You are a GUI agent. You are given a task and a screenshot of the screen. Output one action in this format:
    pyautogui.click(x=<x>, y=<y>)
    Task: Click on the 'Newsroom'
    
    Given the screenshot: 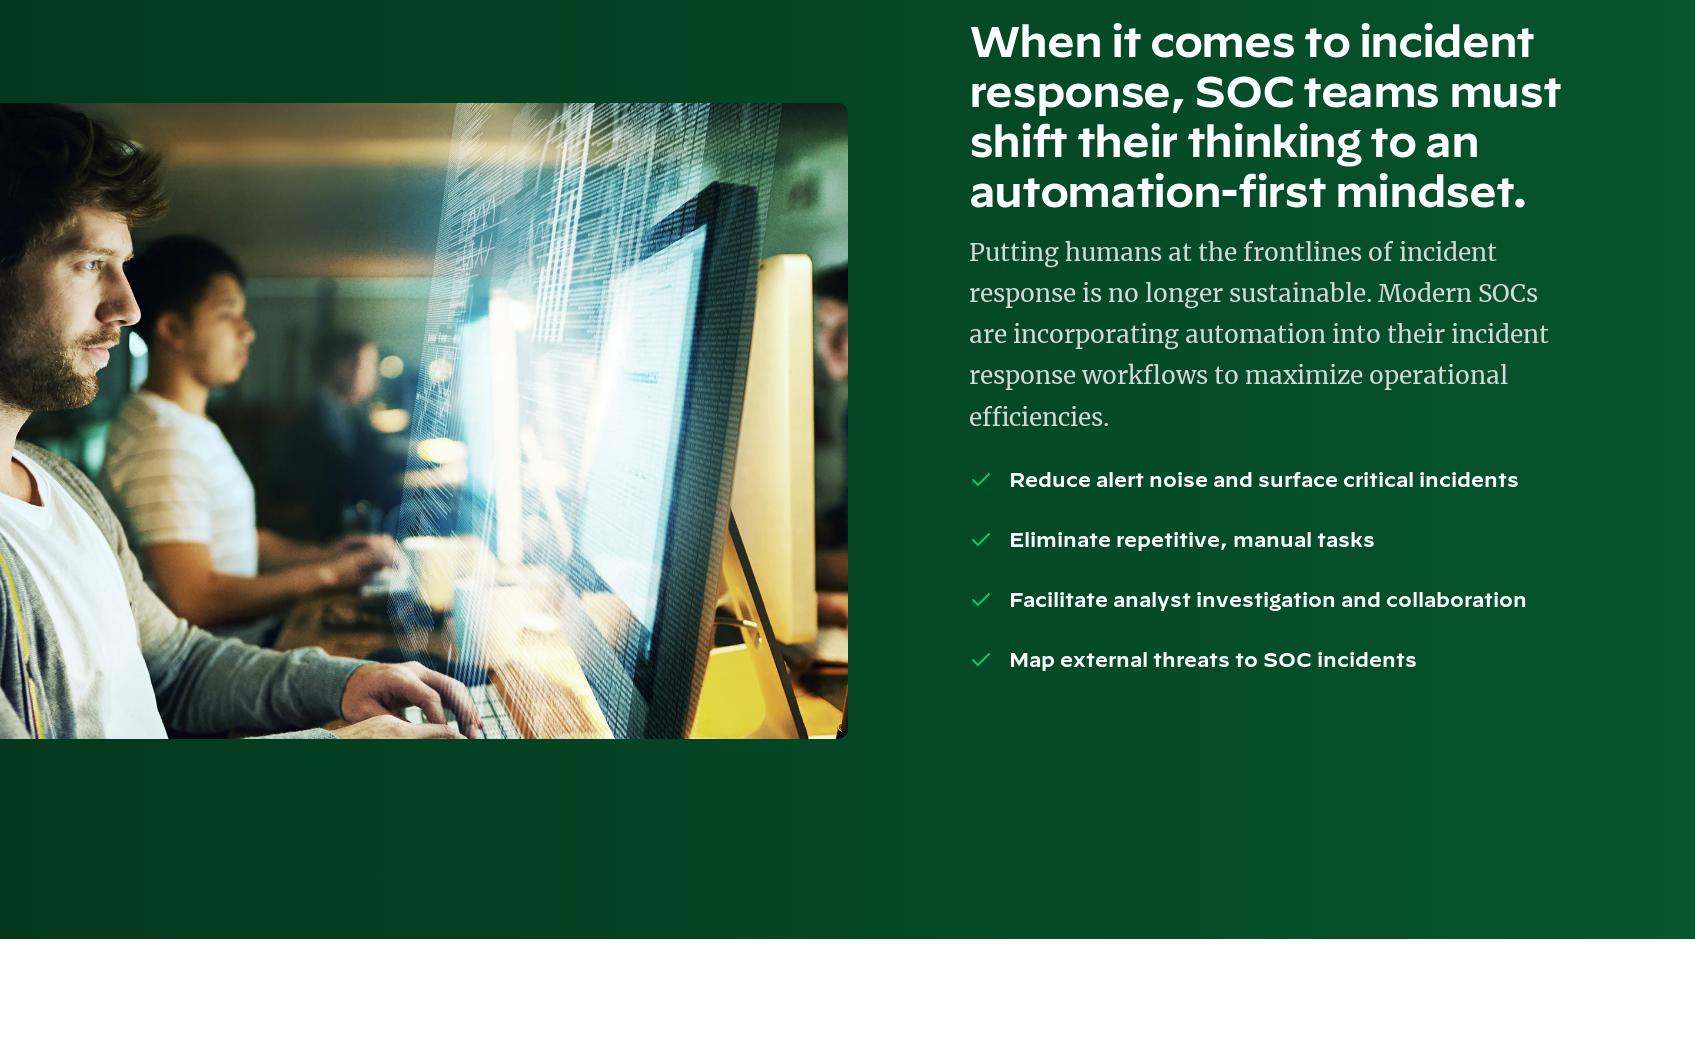 What is the action you would take?
    pyautogui.click(x=701, y=385)
    